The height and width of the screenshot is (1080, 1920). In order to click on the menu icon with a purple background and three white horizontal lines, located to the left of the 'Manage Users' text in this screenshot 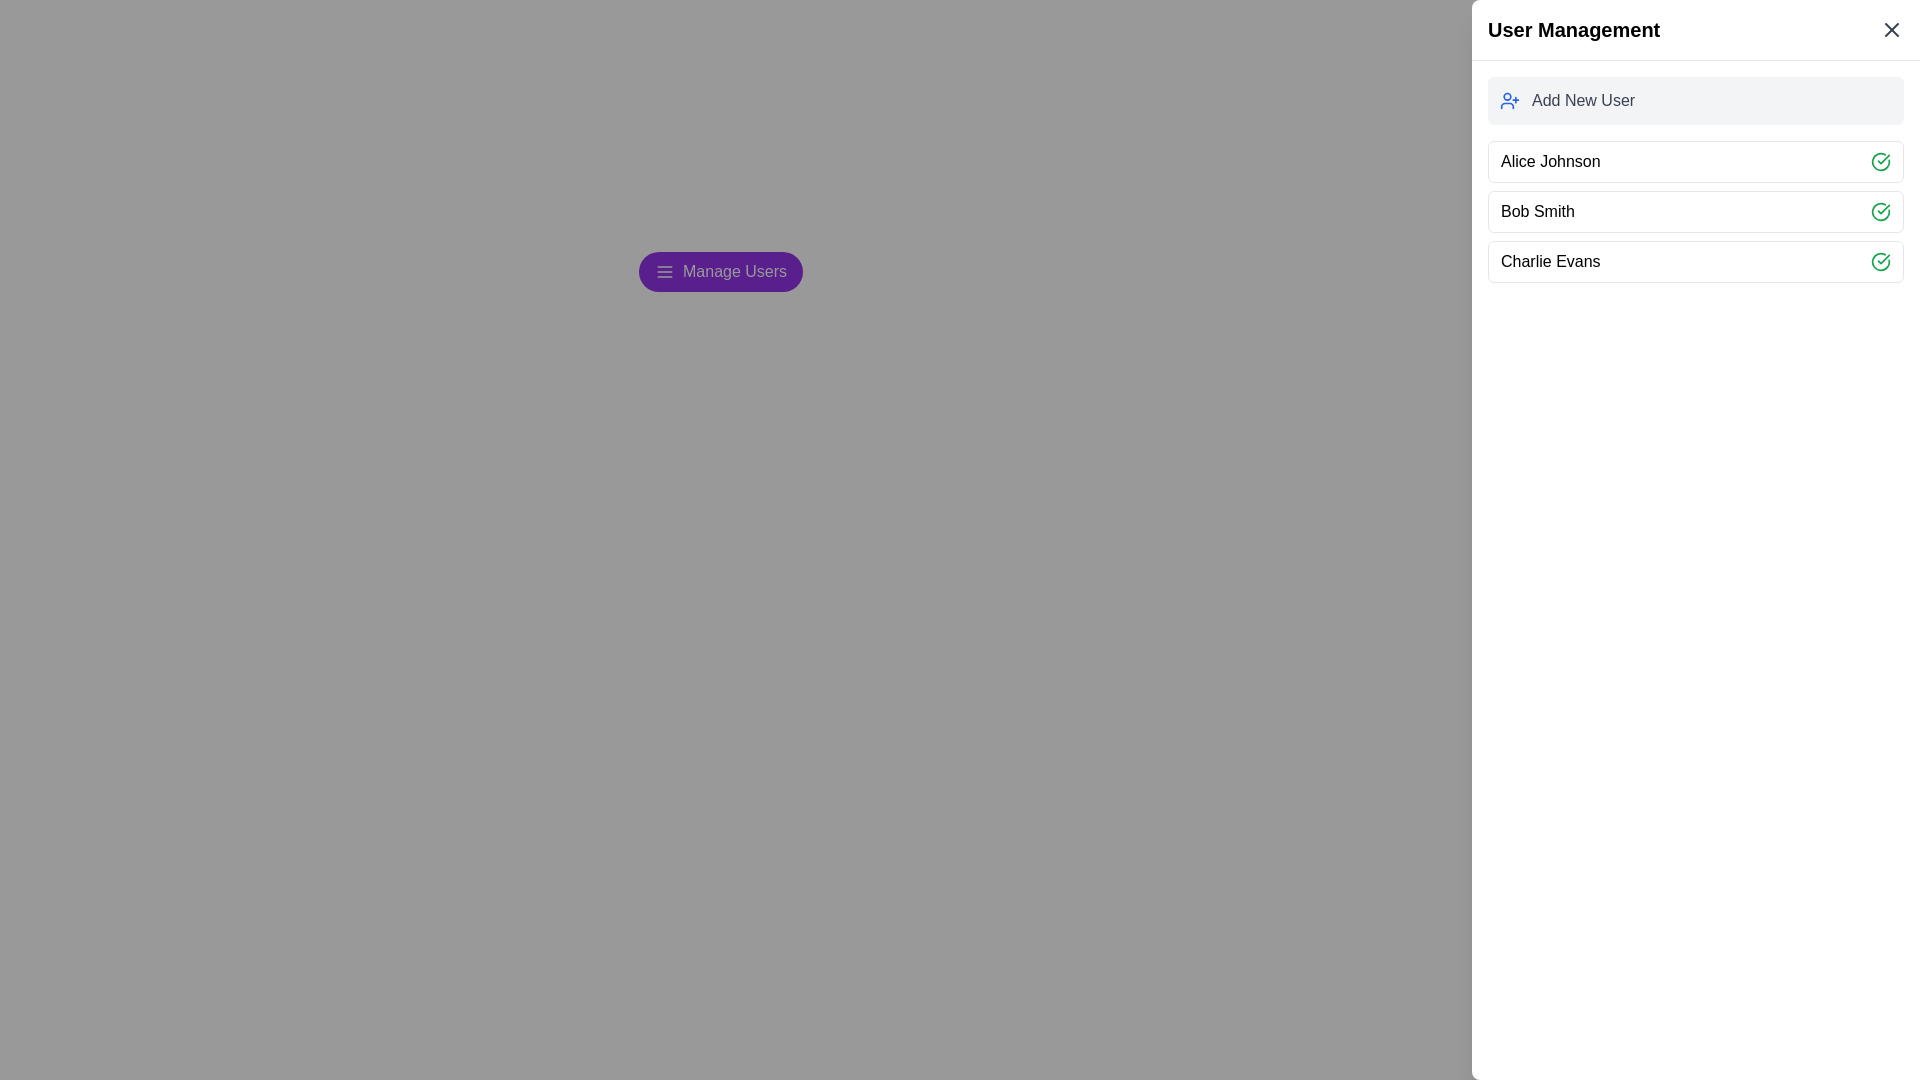, I will do `click(665, 272)`.